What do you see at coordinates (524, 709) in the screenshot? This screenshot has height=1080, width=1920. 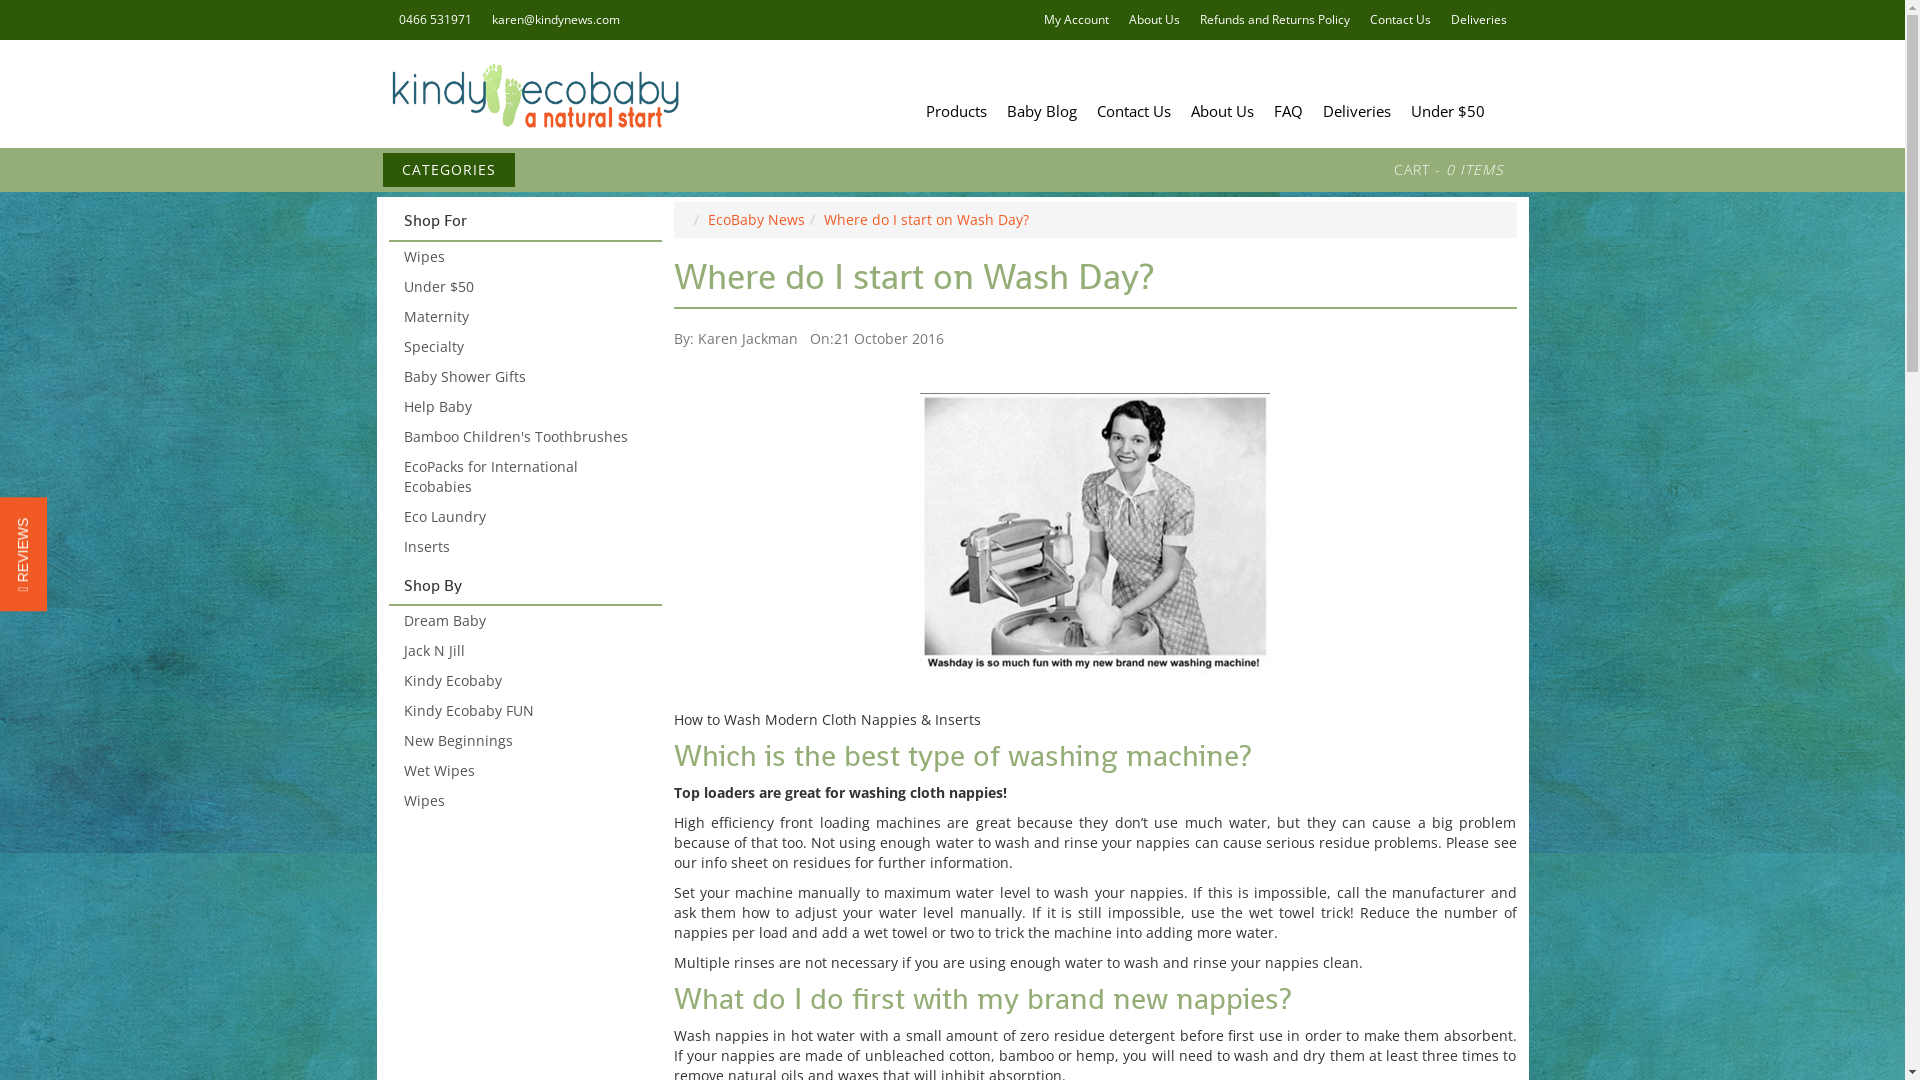 I see `'Kindy Ecobaby FUN'` at bounding box center [524, 709].